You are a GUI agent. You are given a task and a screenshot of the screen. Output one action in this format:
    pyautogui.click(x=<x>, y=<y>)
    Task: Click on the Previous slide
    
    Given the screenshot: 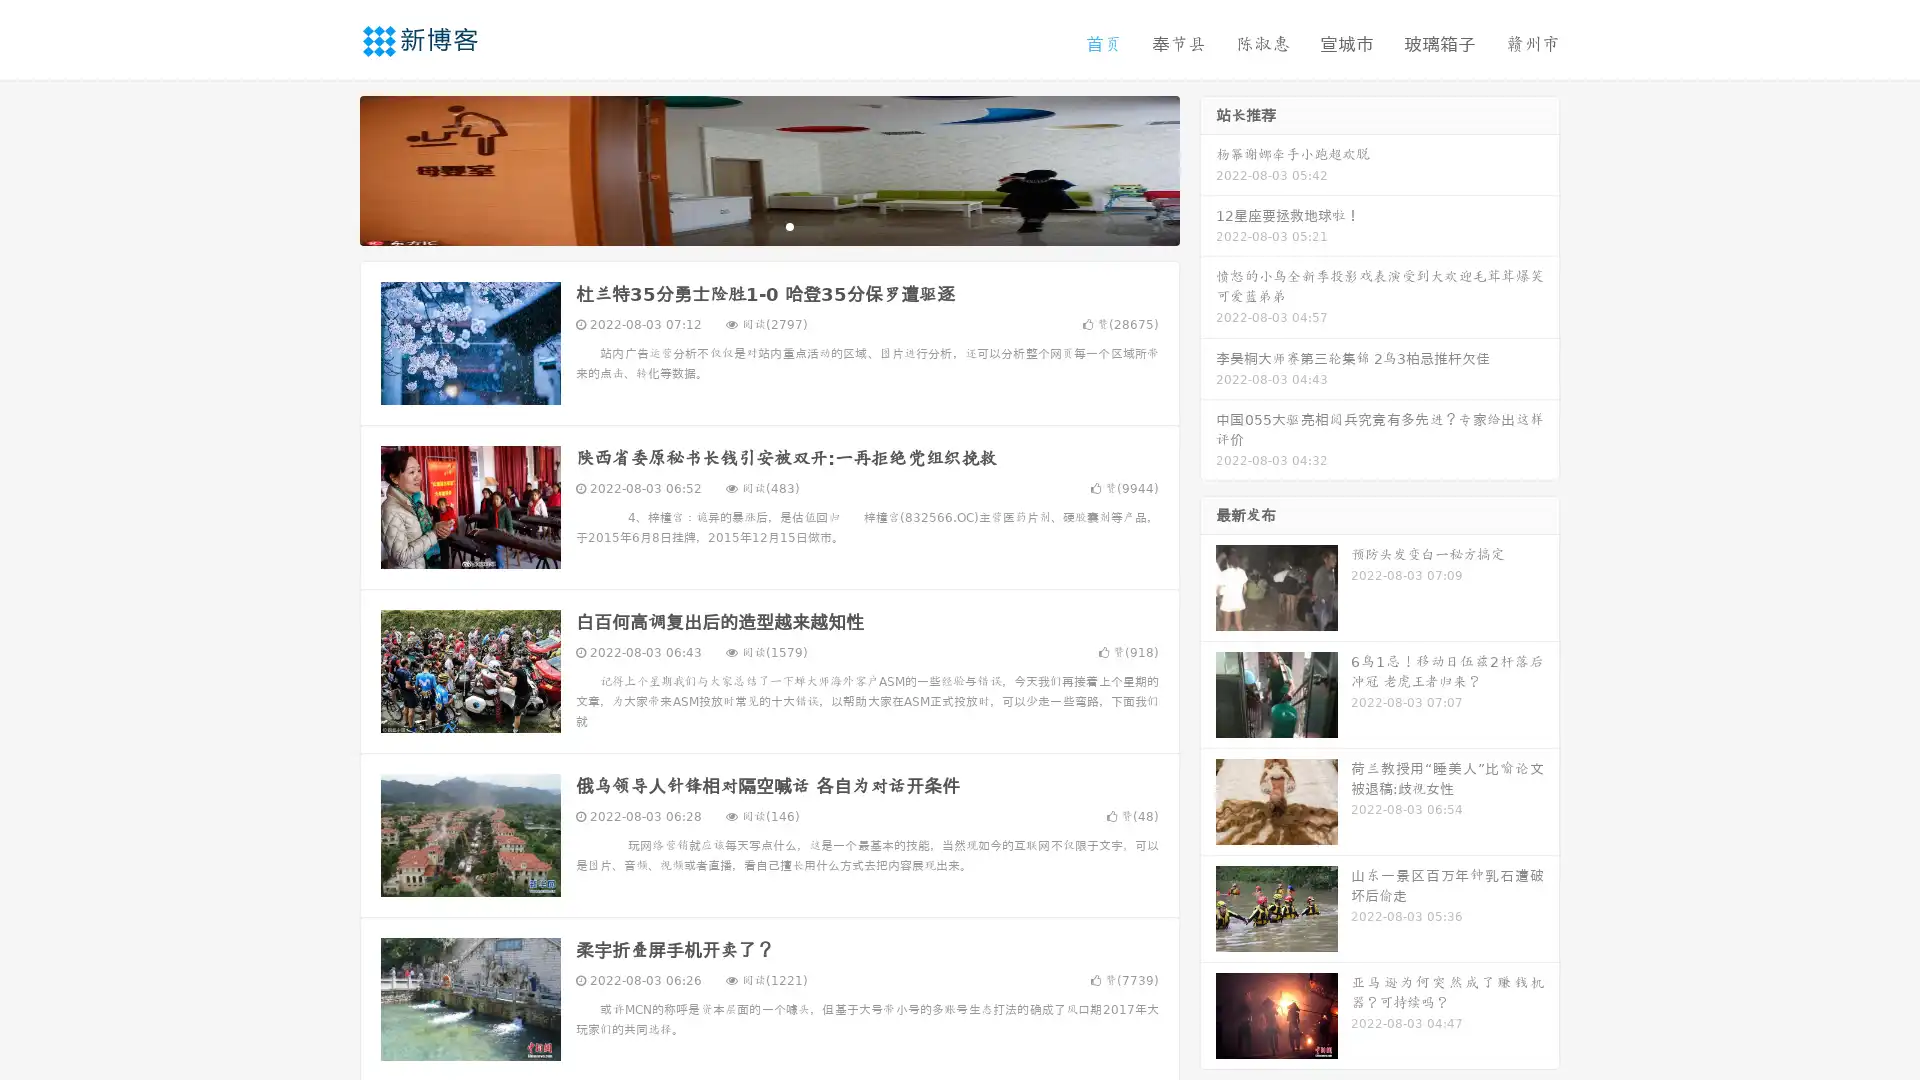 What is the action you would take?
    pyautogui.click(x=330, y=168)
    